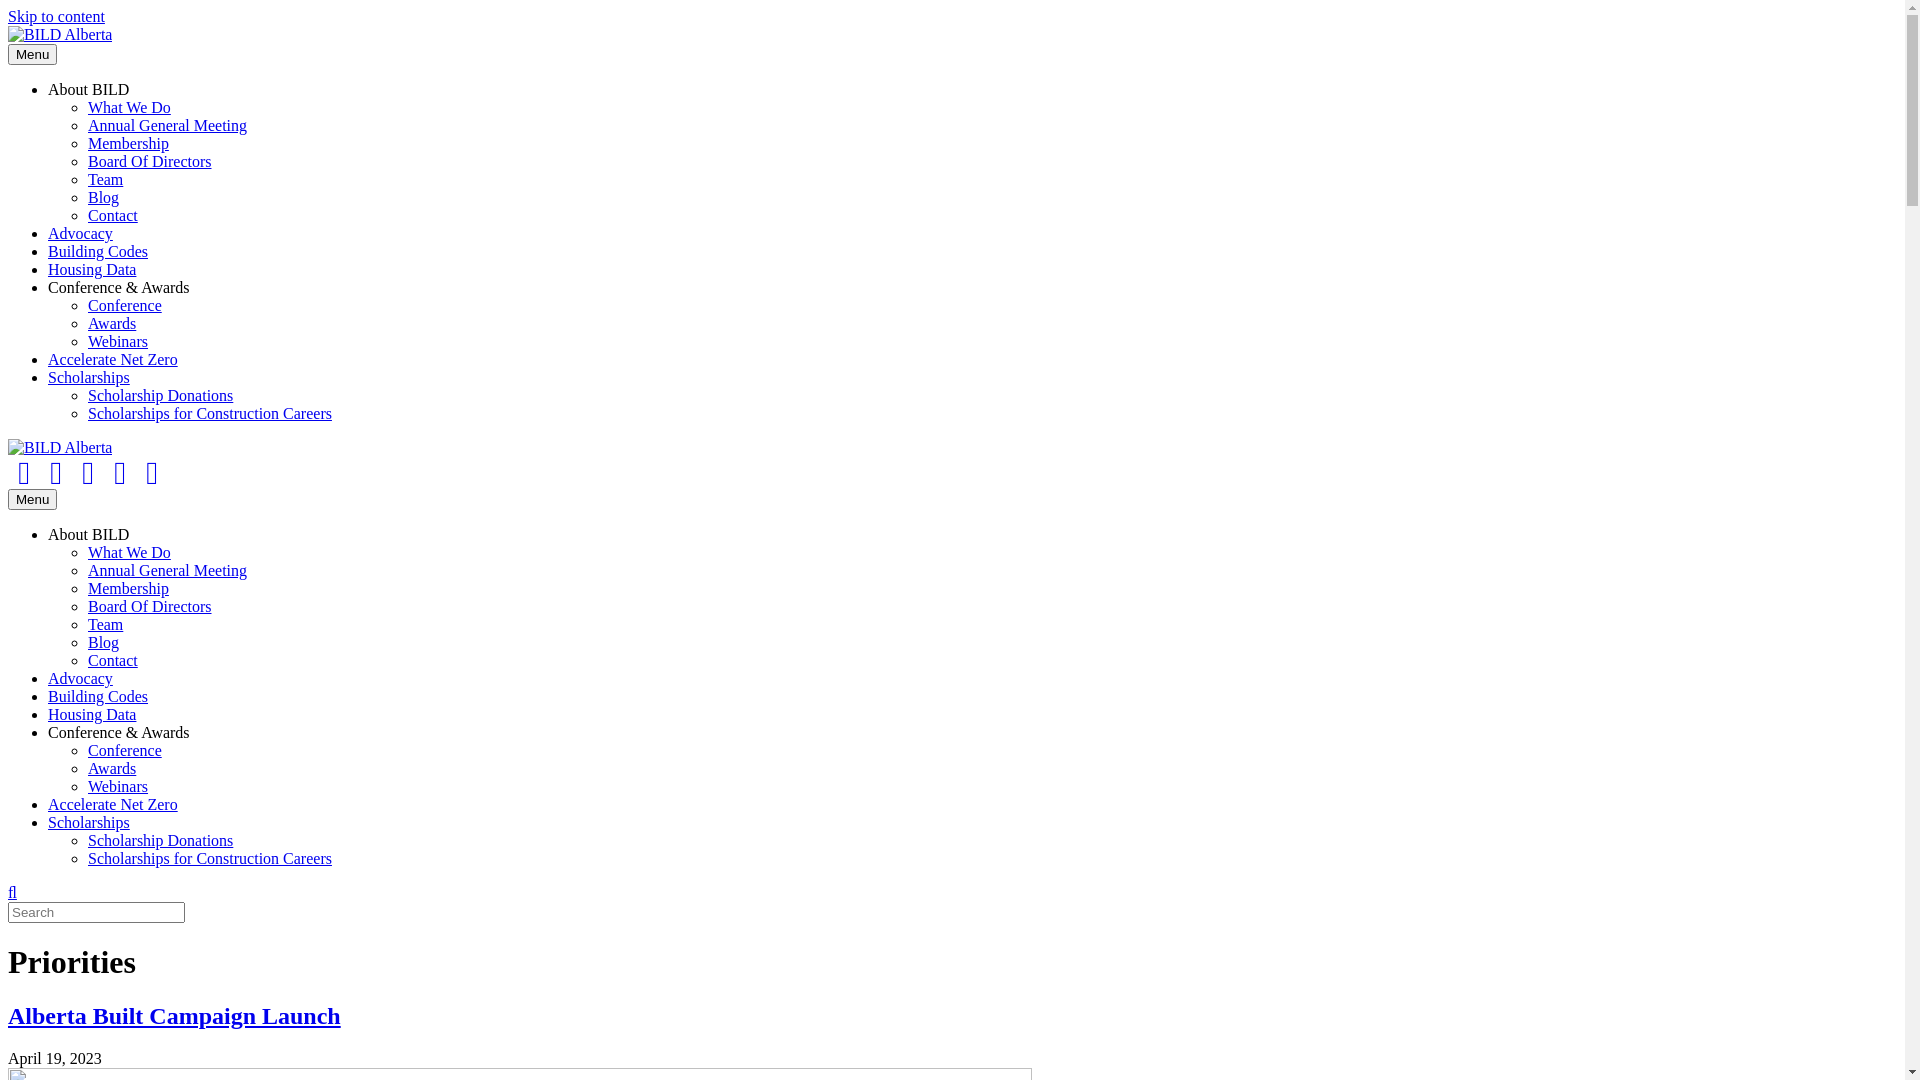  Describe the element at coordinates (210, 857) in the screenshot. I see `'Scholarships for Construction Careers'` at that location.